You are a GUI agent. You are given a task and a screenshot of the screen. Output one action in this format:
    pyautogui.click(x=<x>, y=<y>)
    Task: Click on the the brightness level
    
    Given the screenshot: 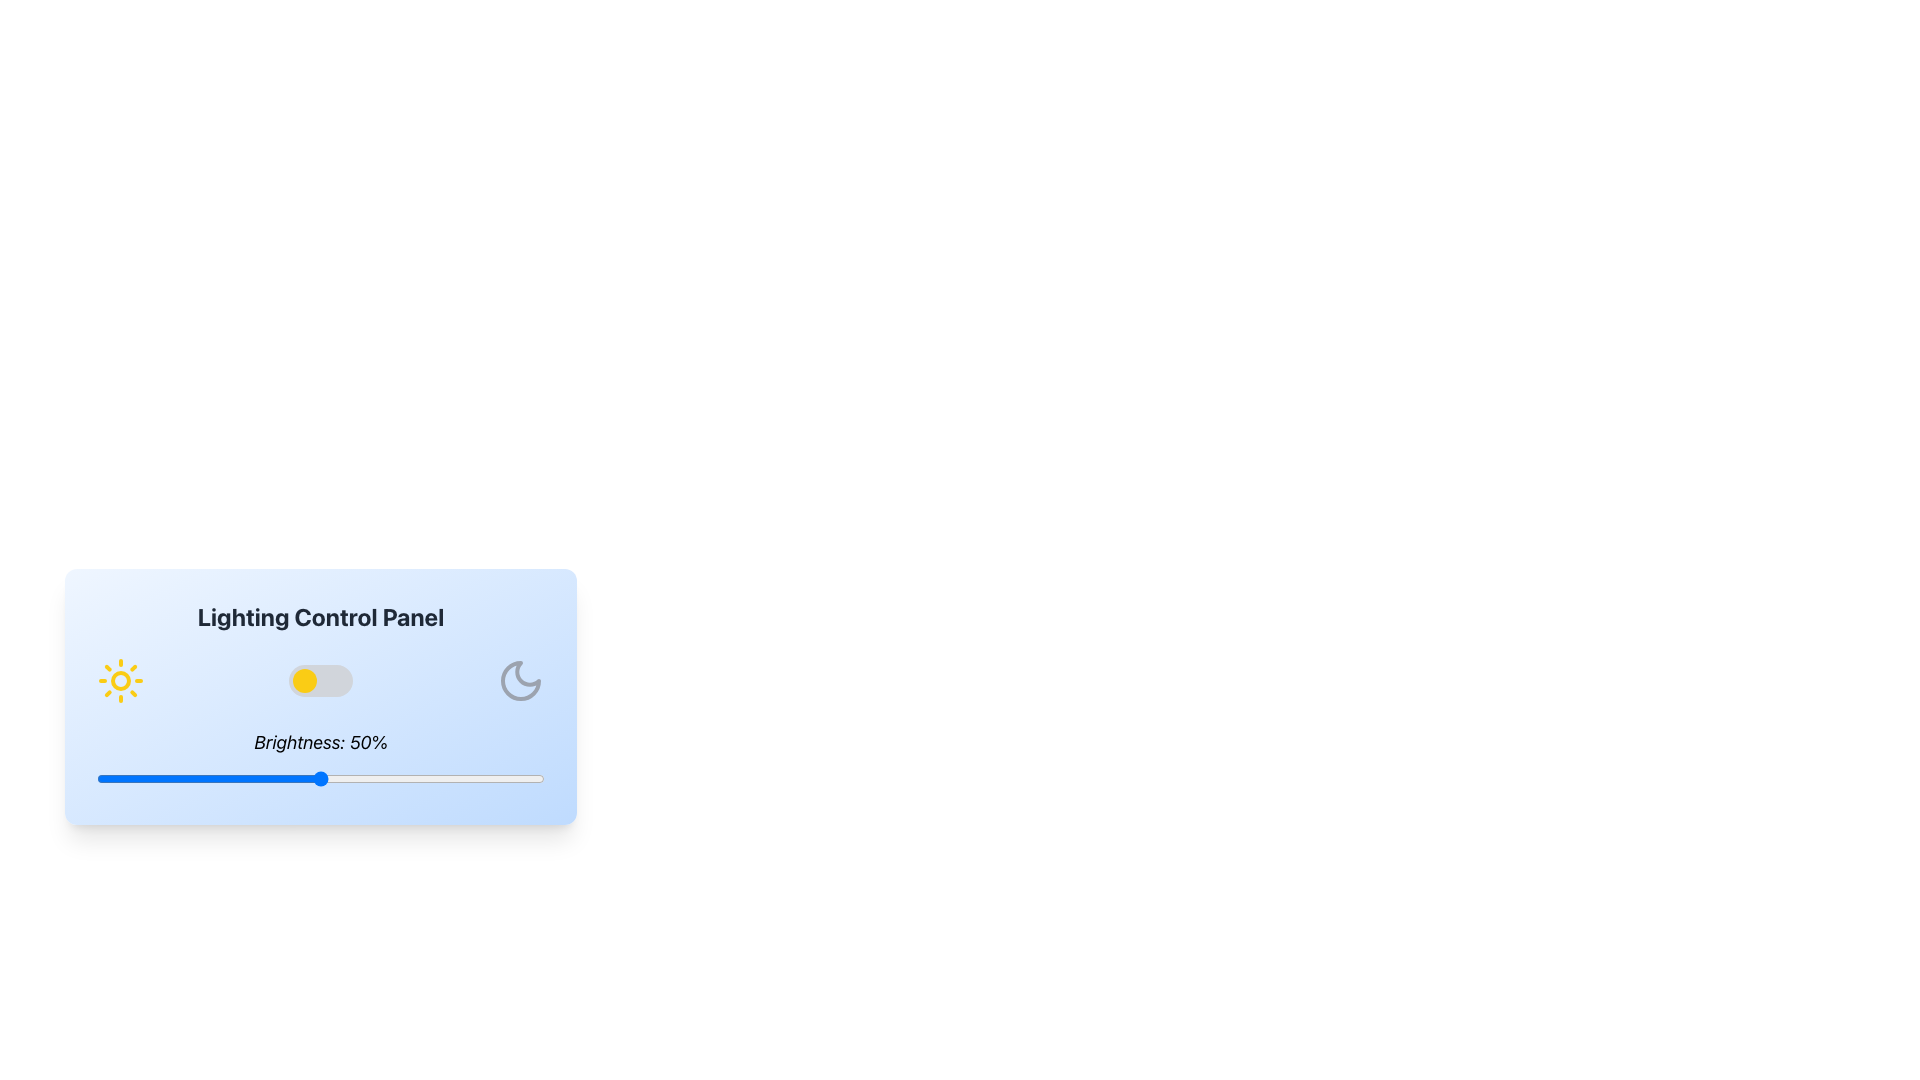 What is the action you would take?
    pyautogui.click(x=321, y=778)
    